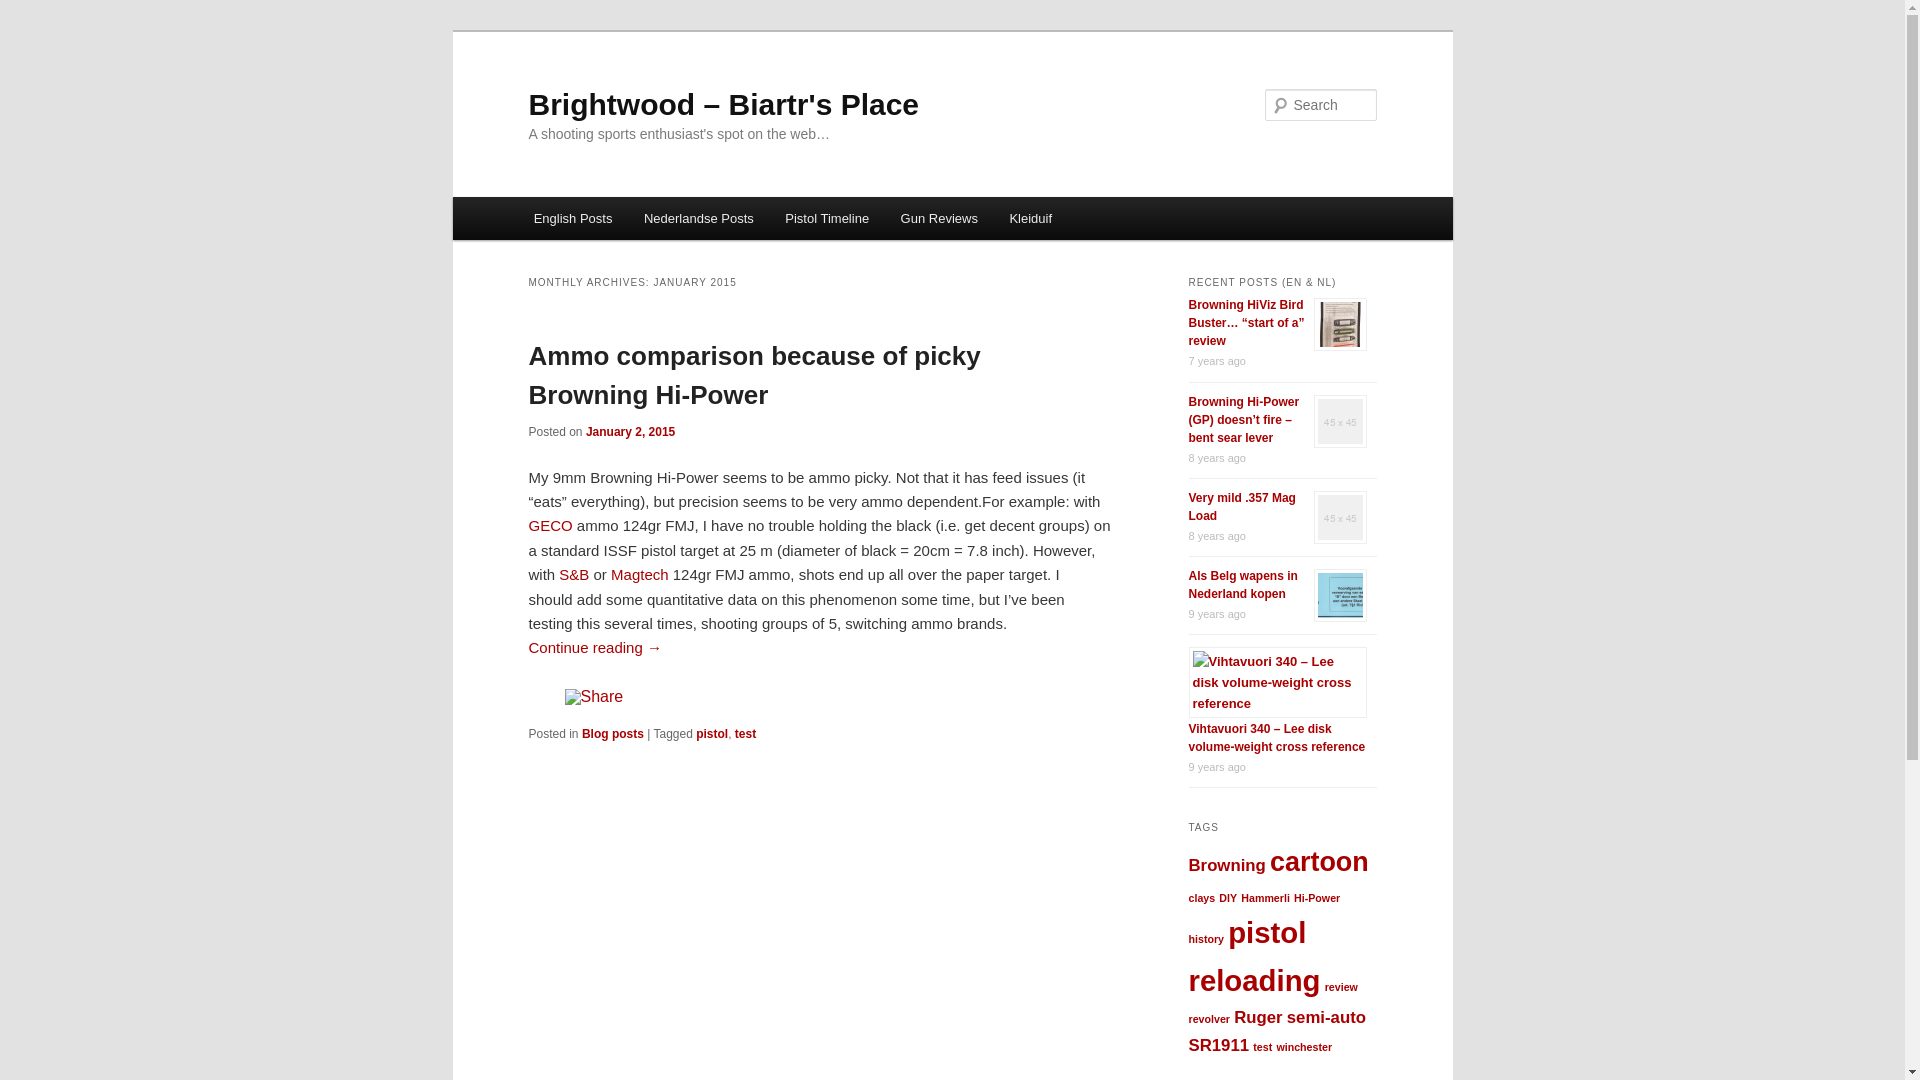 The height and width of the screenshot is (1080, 1920). I want to click on 'Nederlandse Posts', so click(698, 218).